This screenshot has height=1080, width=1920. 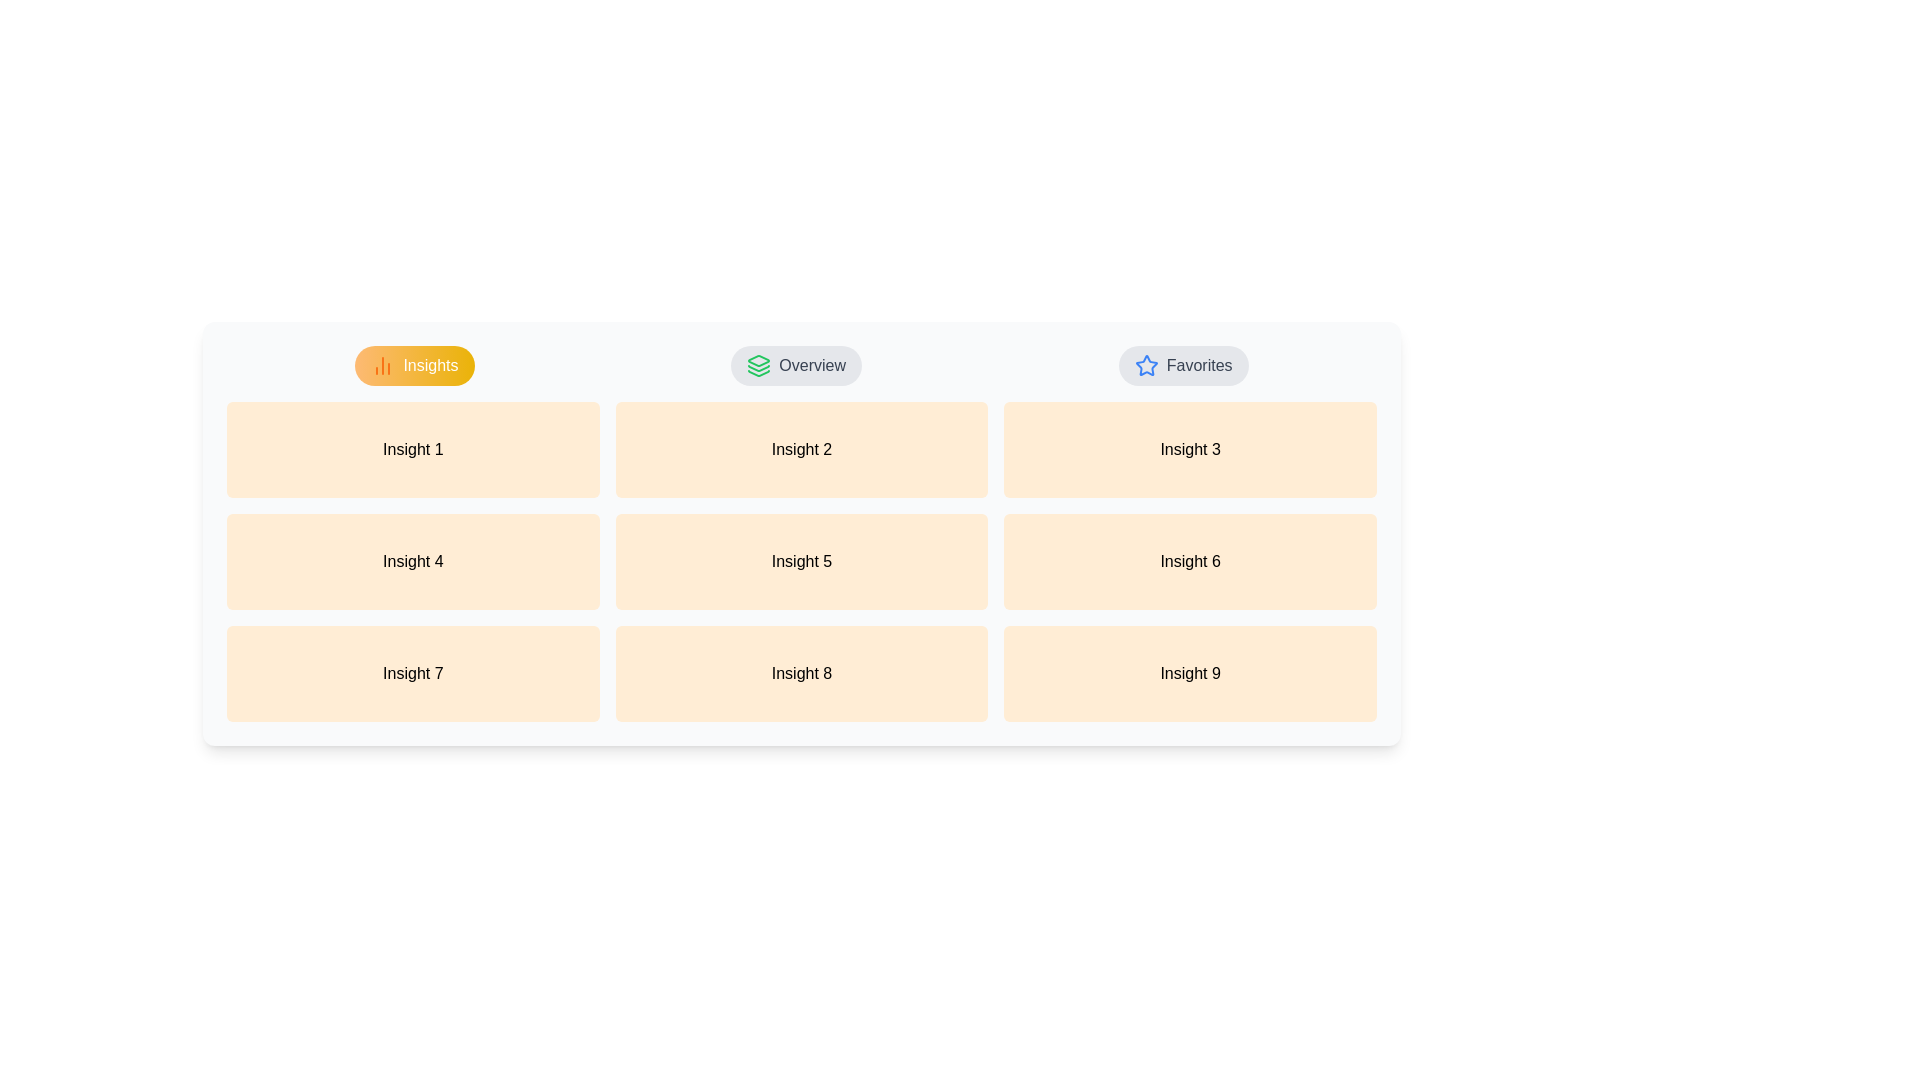 What do you see at coordinates (795, 366) in the screenshot?
I see `the Overview tab by clicking on its respective button` at bounding box center [795, 366].